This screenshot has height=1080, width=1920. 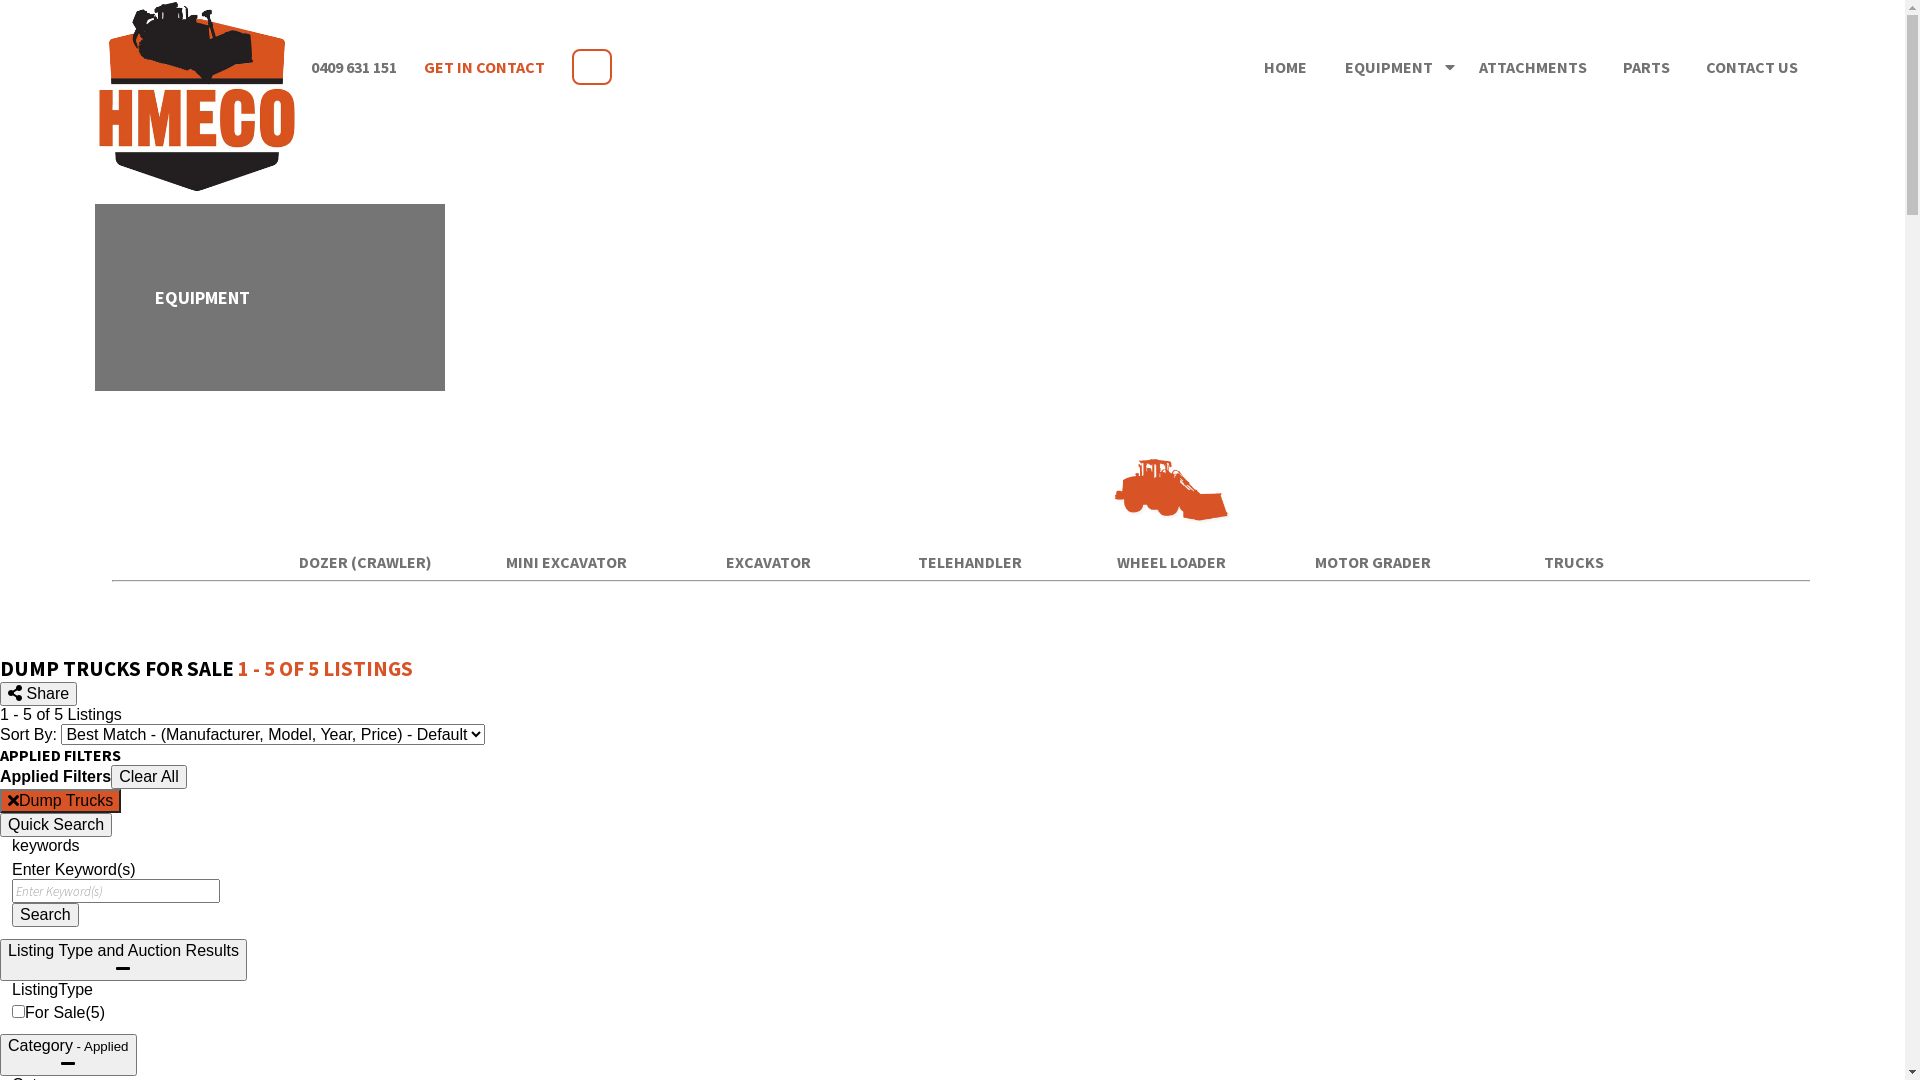 What do you see at coordinates (266, 562) in the screenshot?
I see `'DOZER (CRAWLER)'` at bounding box center [266, 562].